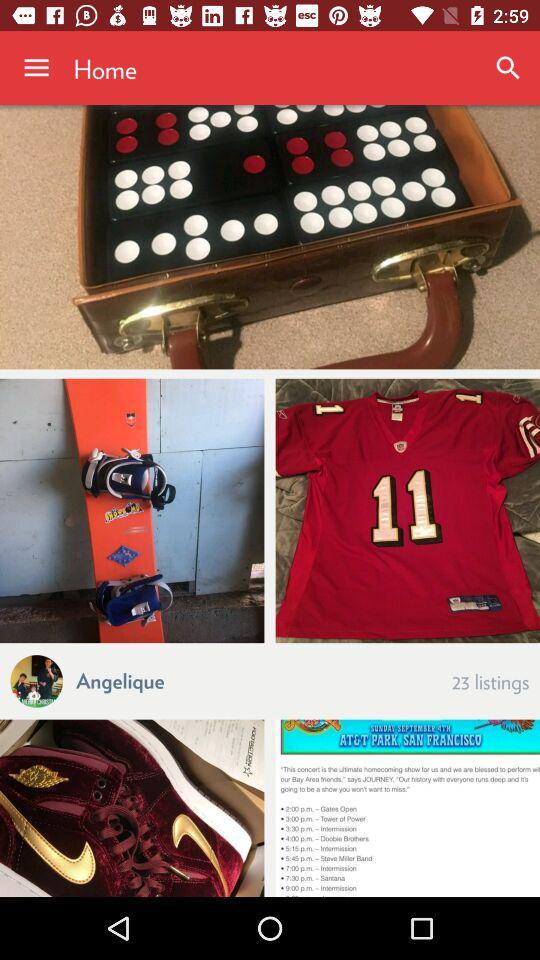  I want to click on the item on the left, so click(132, 509).